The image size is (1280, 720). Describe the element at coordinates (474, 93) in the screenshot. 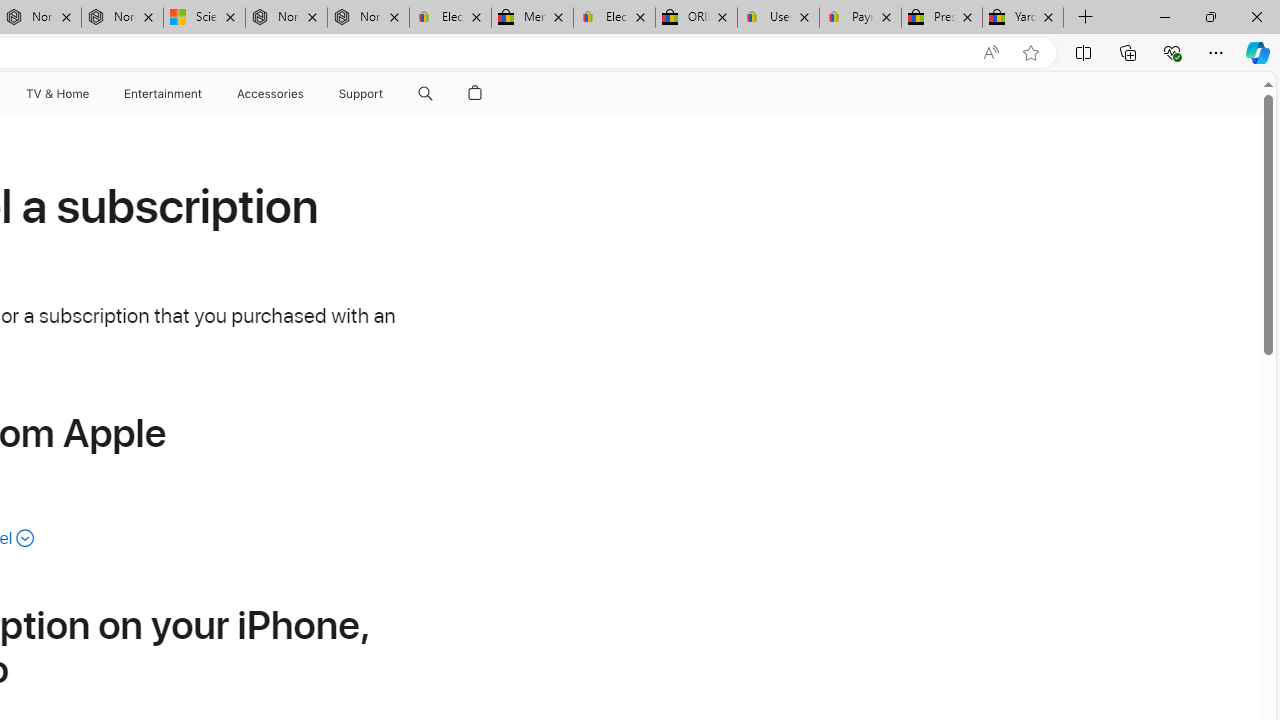

I see `'Shopping Bag'` at that location.